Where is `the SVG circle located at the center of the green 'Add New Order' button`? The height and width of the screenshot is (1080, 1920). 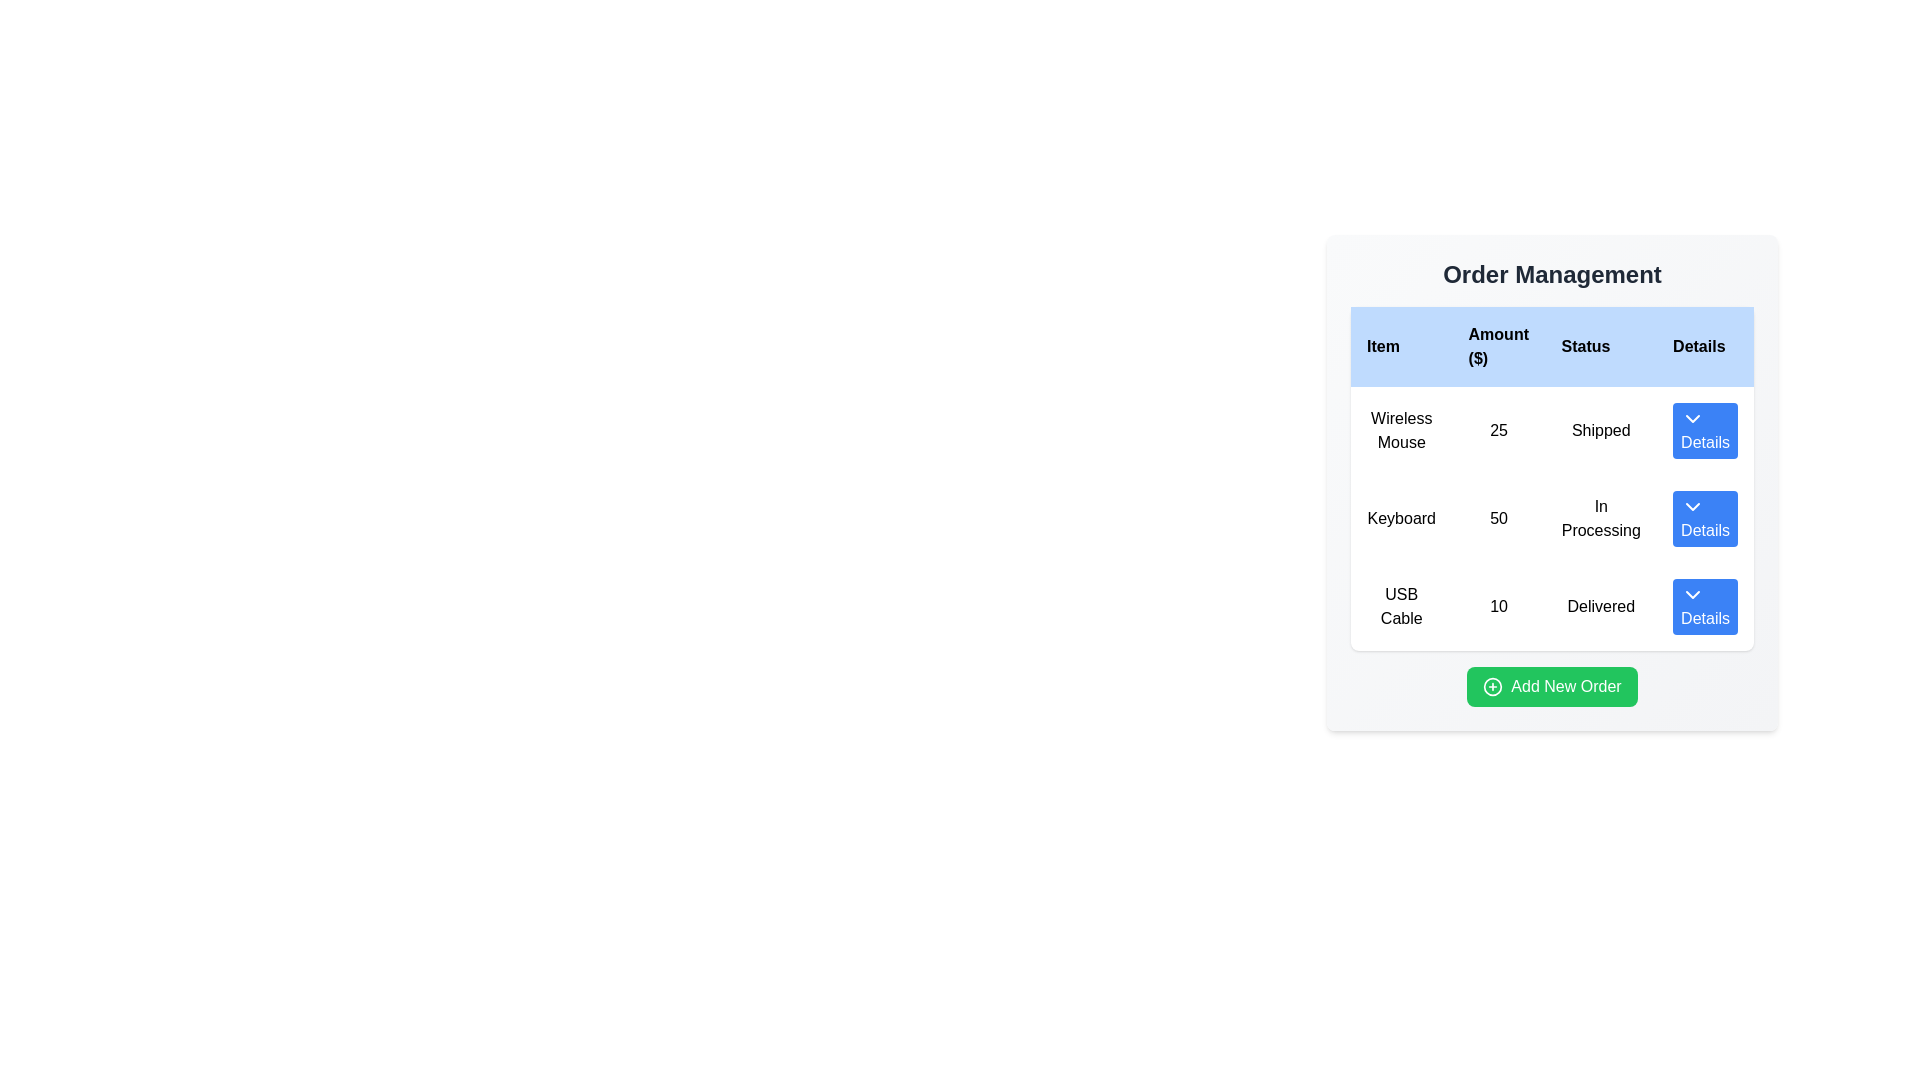
the SVG circle located at the center of the green 'Add New Order' button is located at coordinates (1493, 685).